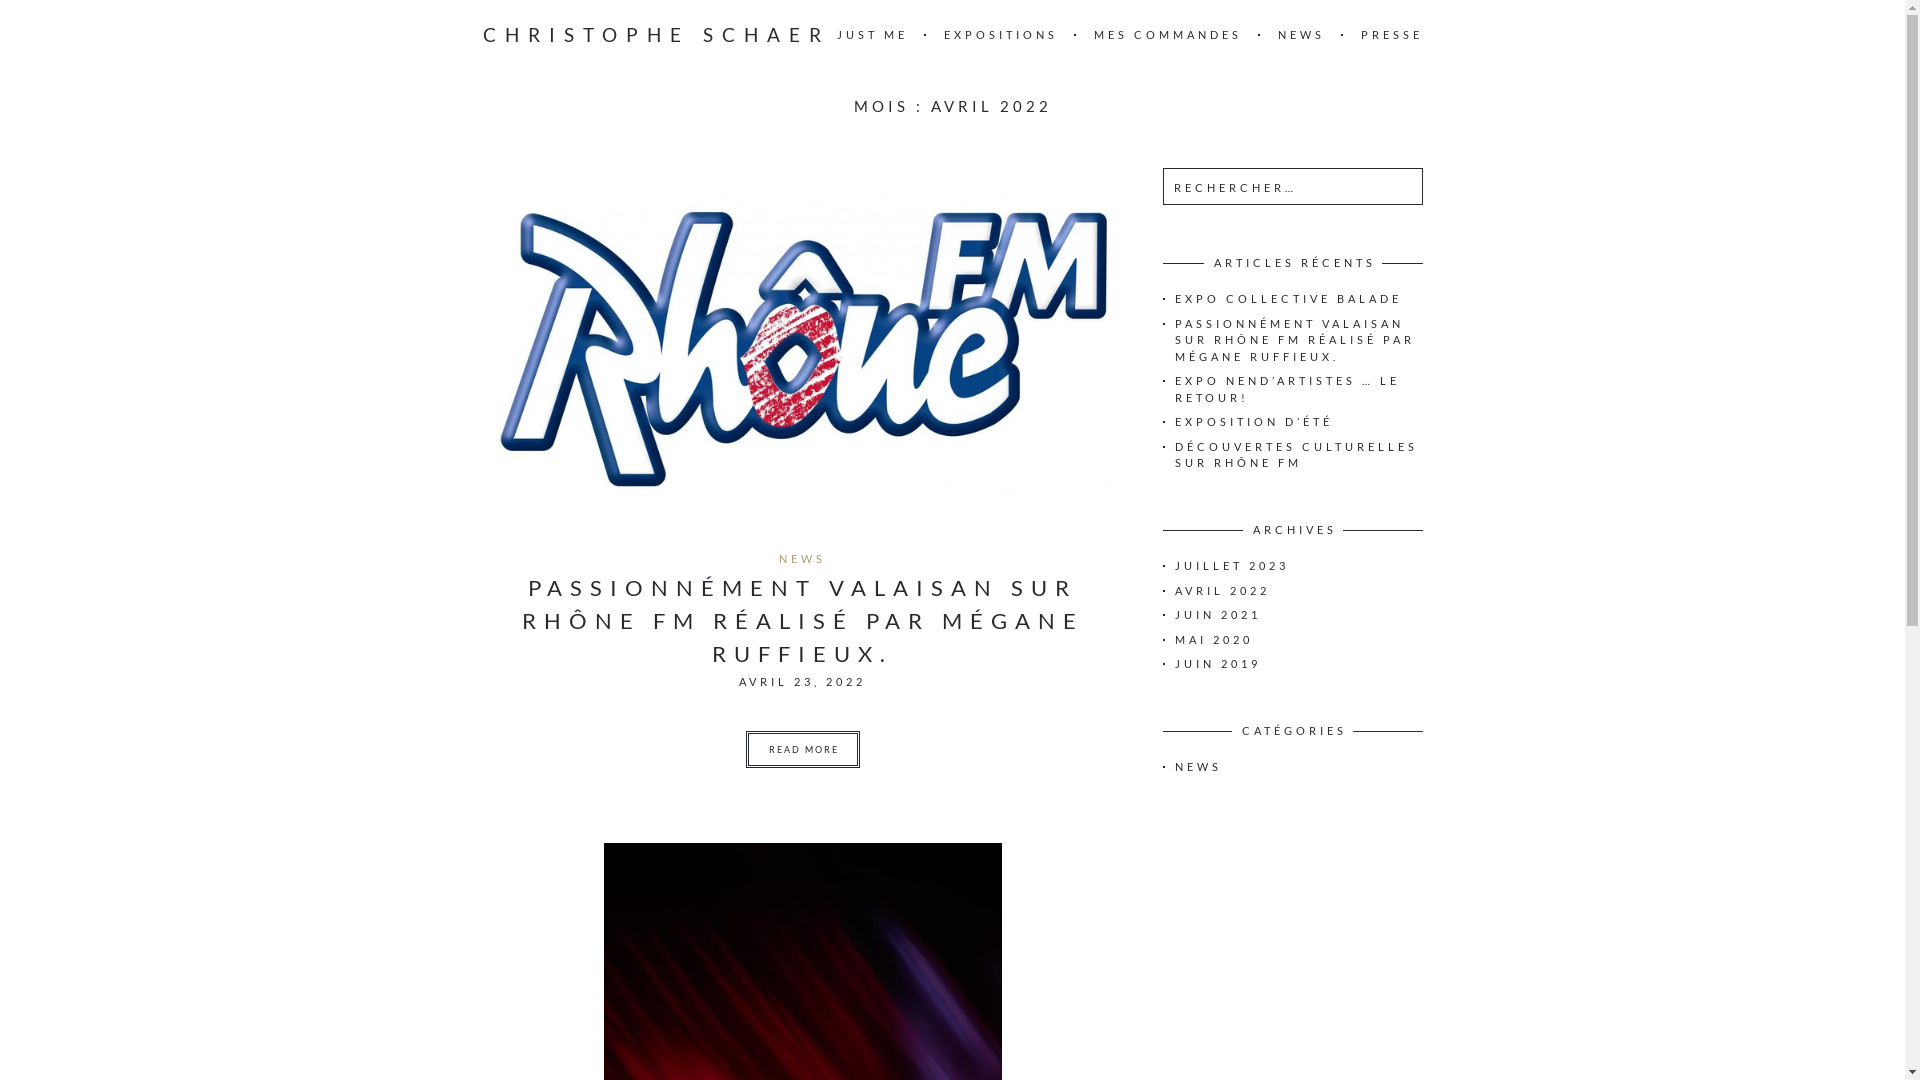 The image size is (1920, 1080). I want to click on 'JUILLET 2023', so click(1229, 565).